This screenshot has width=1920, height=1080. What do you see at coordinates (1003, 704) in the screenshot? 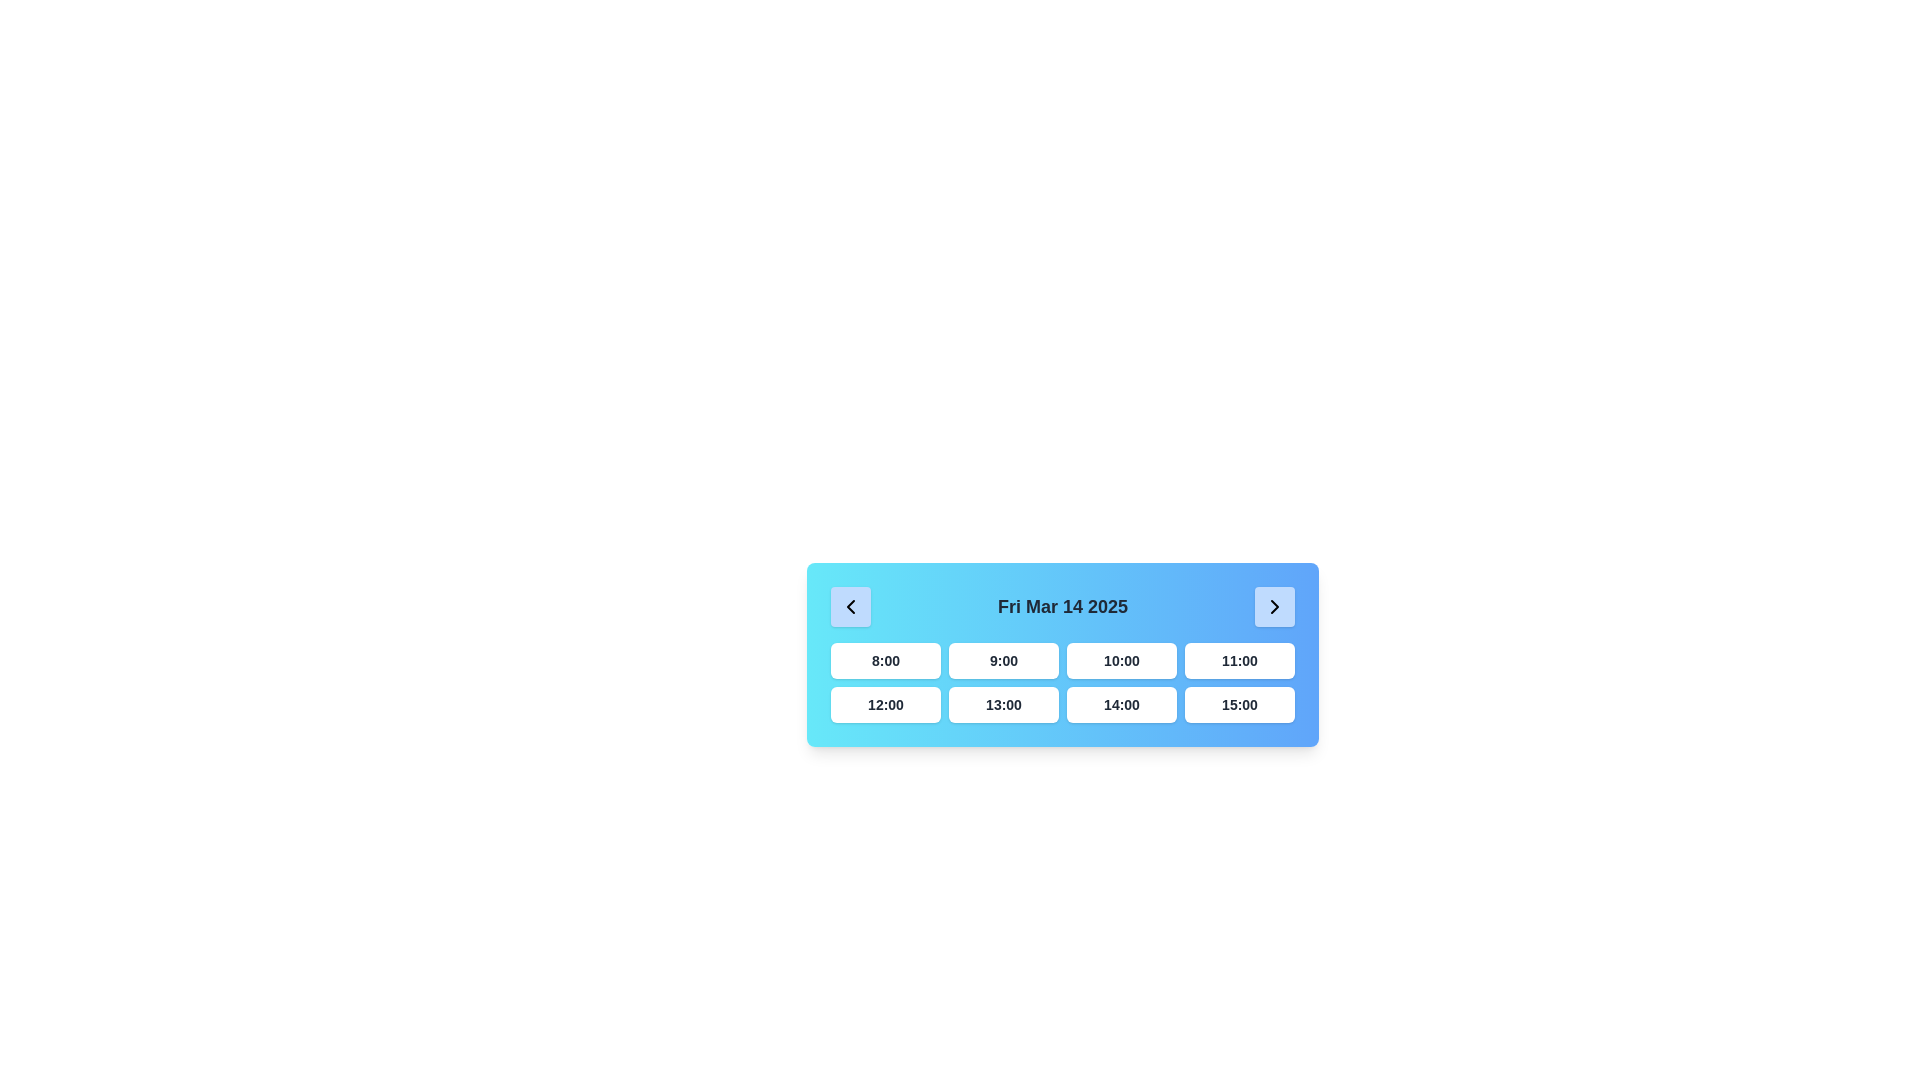
I see `the rectangular button with the text '13:00' in bold dark-gray font for visual highlight` at bounding box center [1003, 704].